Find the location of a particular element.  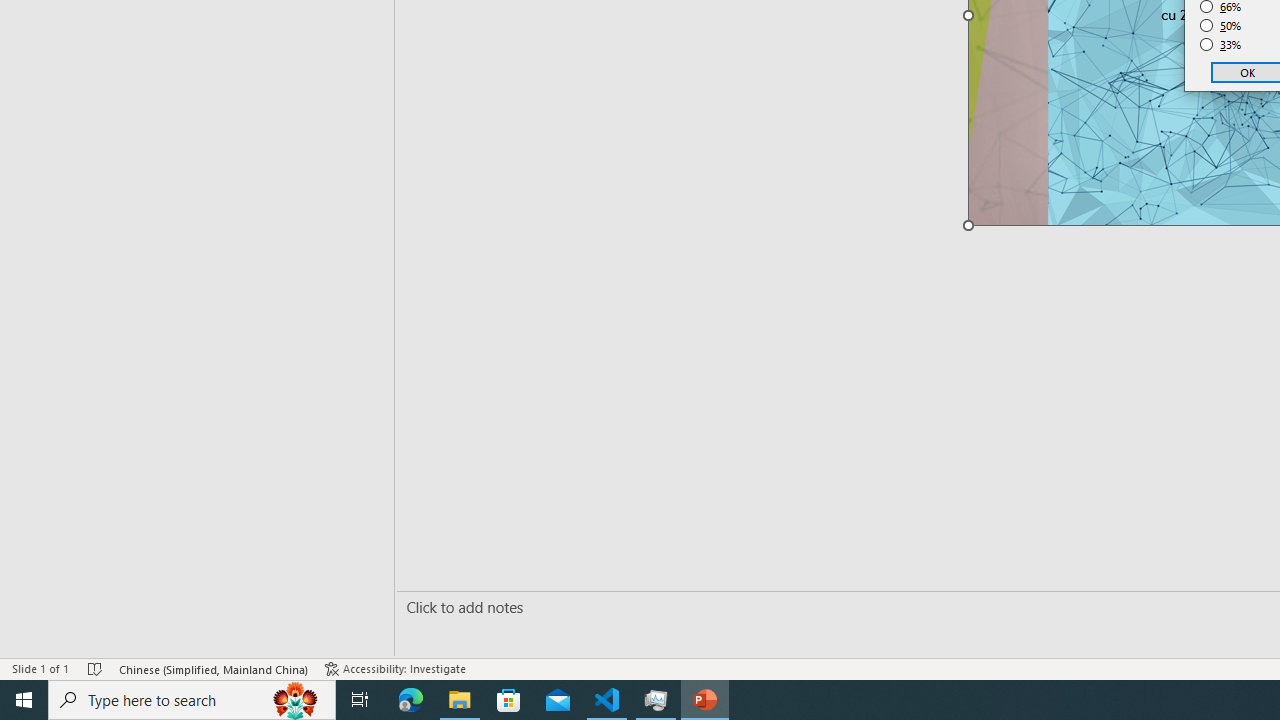

'PowerPoint - 1 running window' is located at coordinates (705, 698).